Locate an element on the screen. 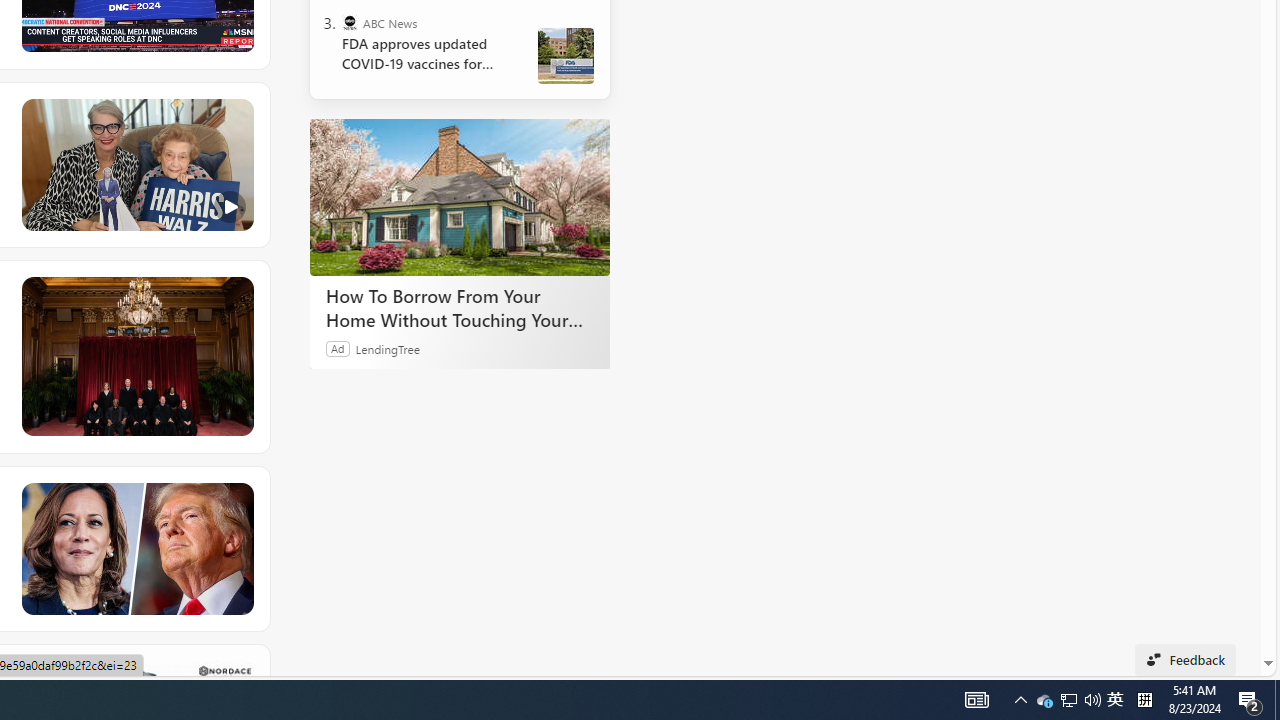 Image resolution: width=1280 pixels, height=720 pixels. 'LendingTree' is located at coordinates (387, 347).